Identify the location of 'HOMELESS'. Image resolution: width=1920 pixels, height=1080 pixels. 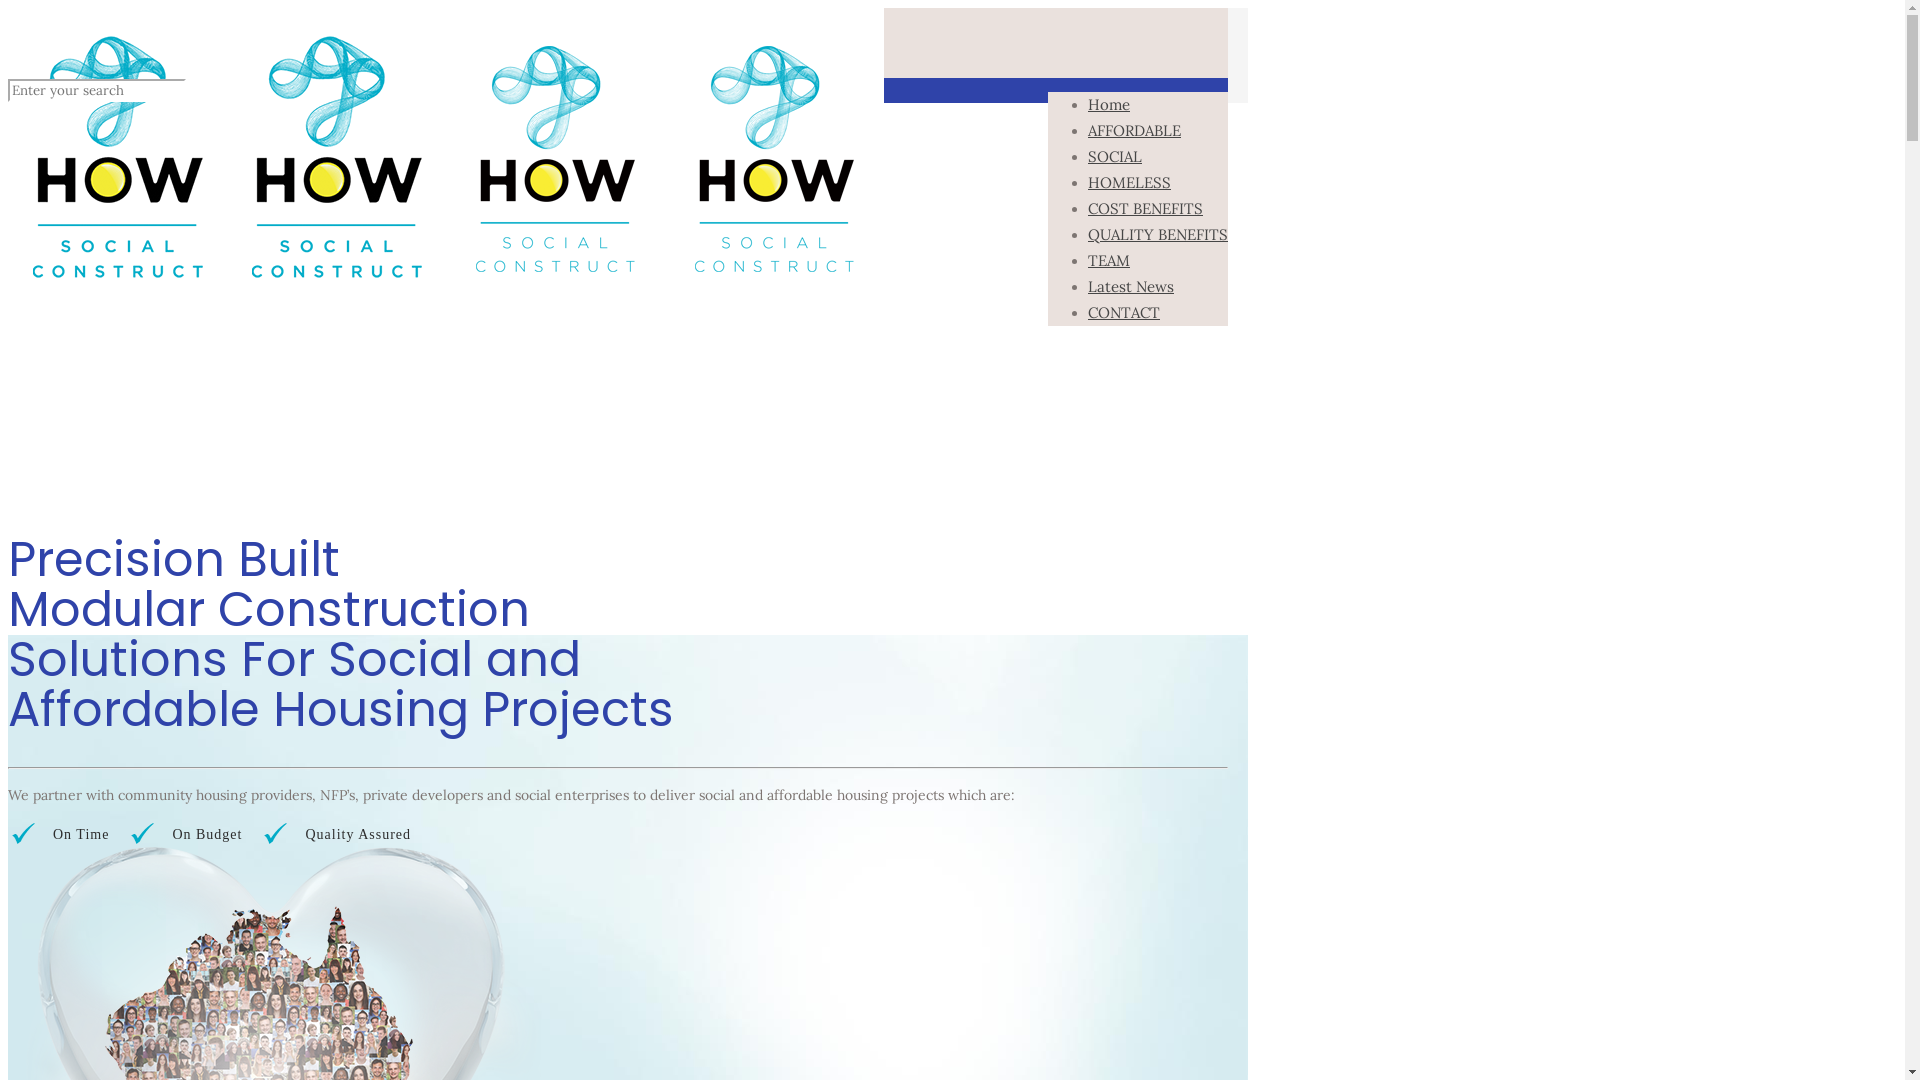
(1087, 182).